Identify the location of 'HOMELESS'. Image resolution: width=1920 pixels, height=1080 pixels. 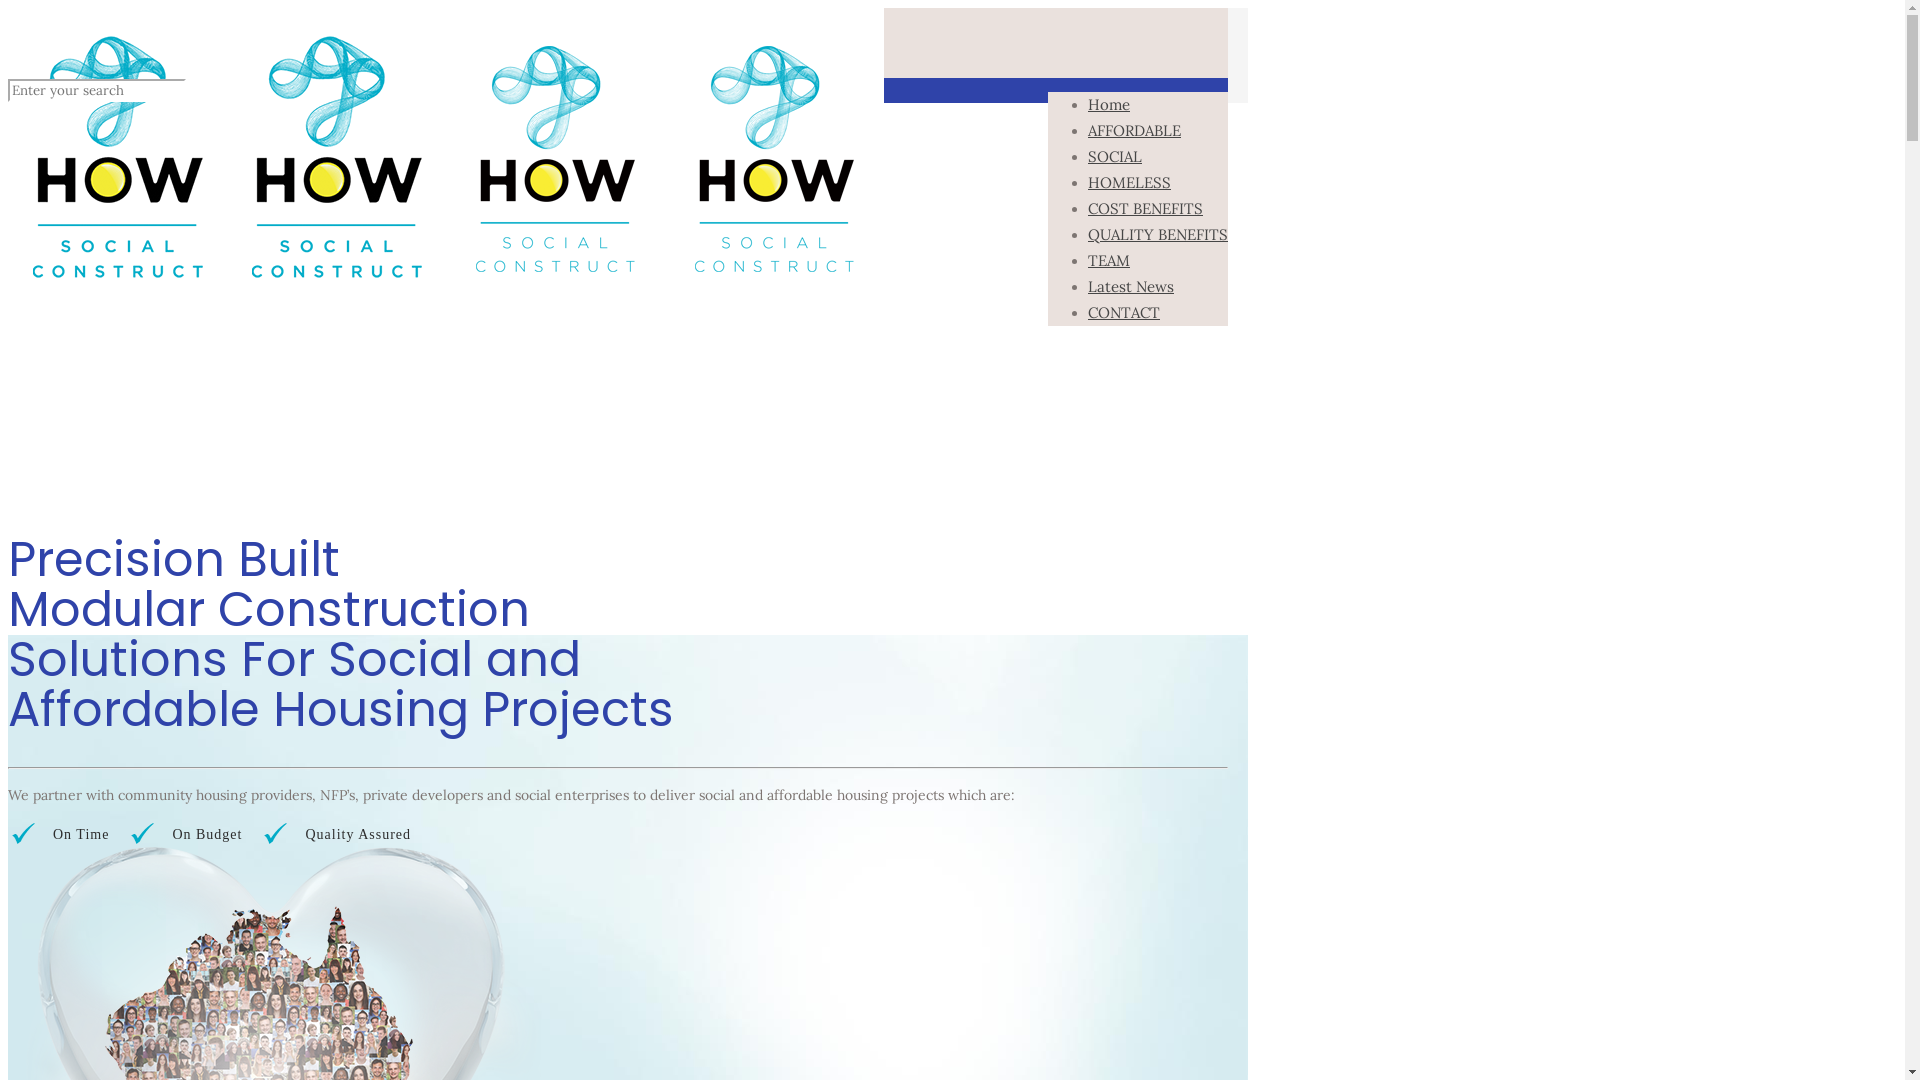
(1087, 182).